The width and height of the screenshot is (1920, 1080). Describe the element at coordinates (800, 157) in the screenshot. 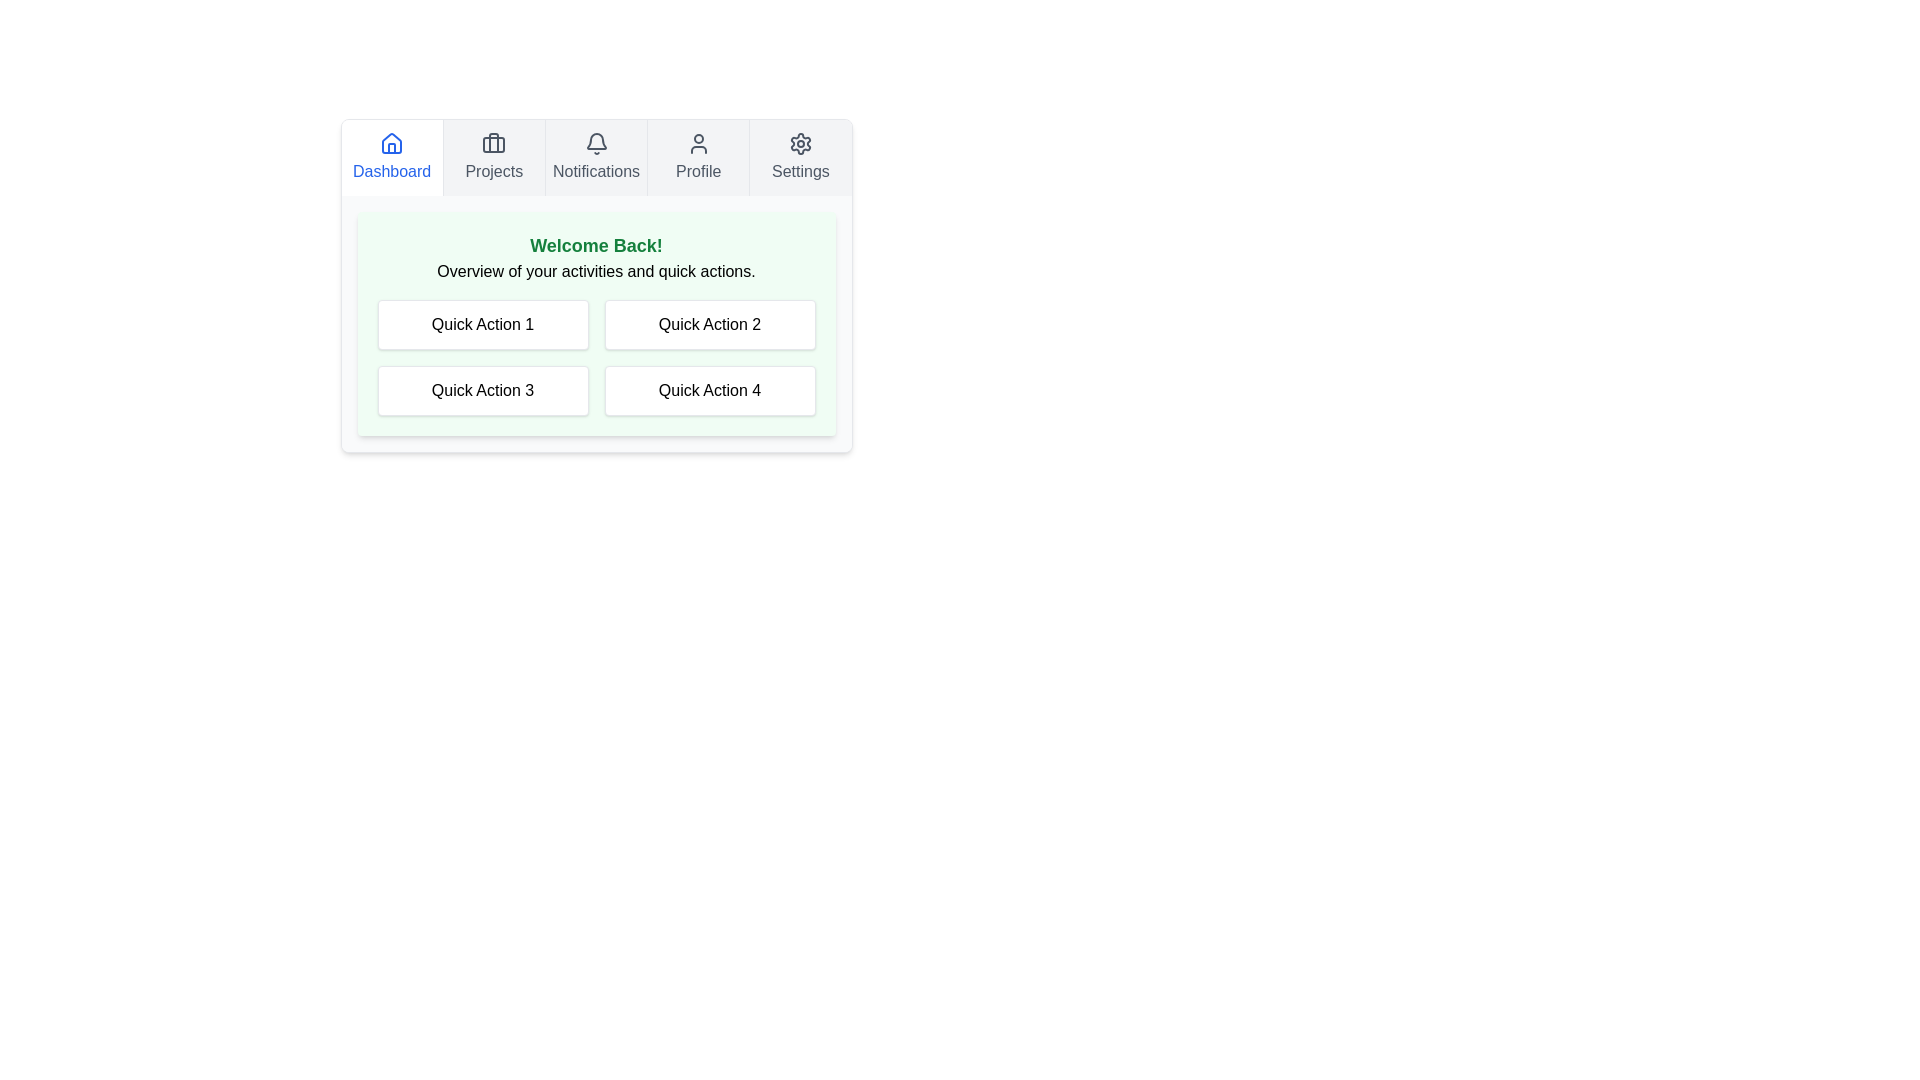

I see `the Settings entry point element` at that location.